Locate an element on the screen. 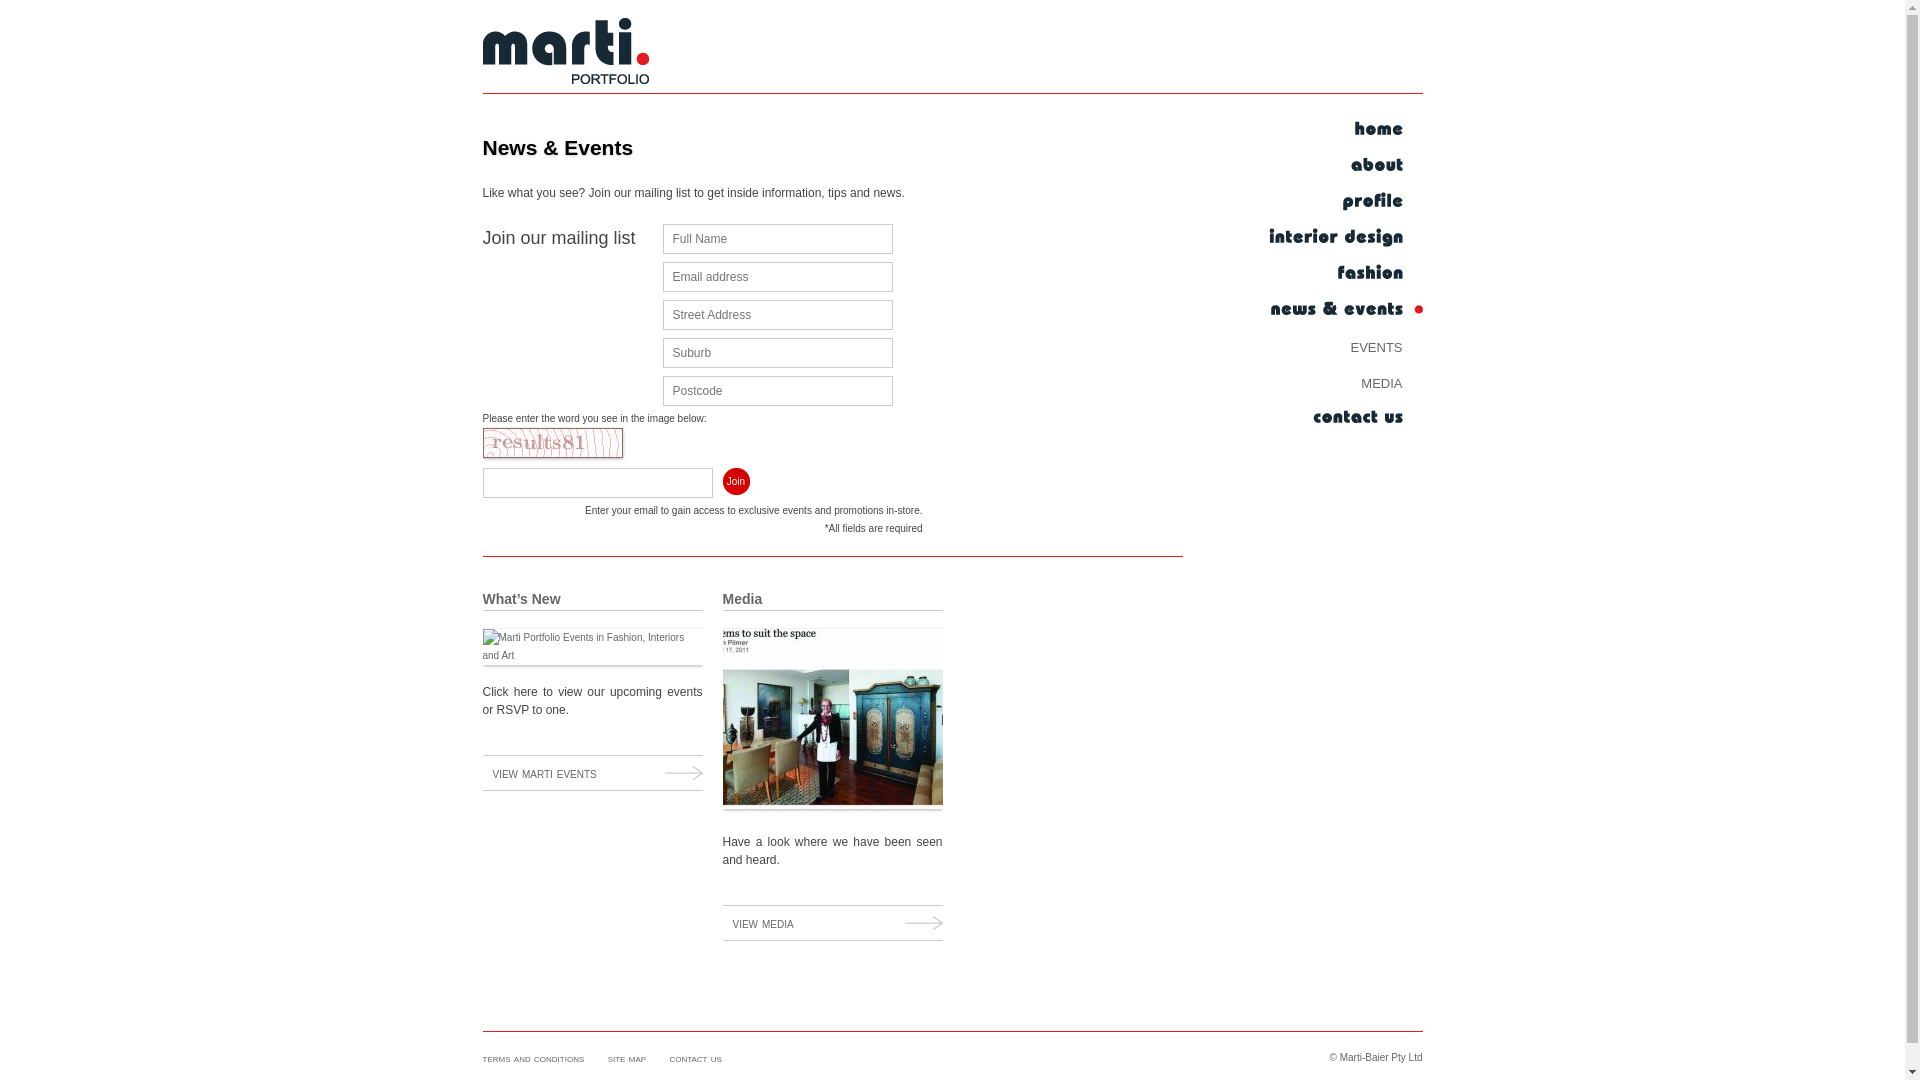 The width and height of the screenshot is (1920, 1080). 'view media' is located at coordinates (831, 922).